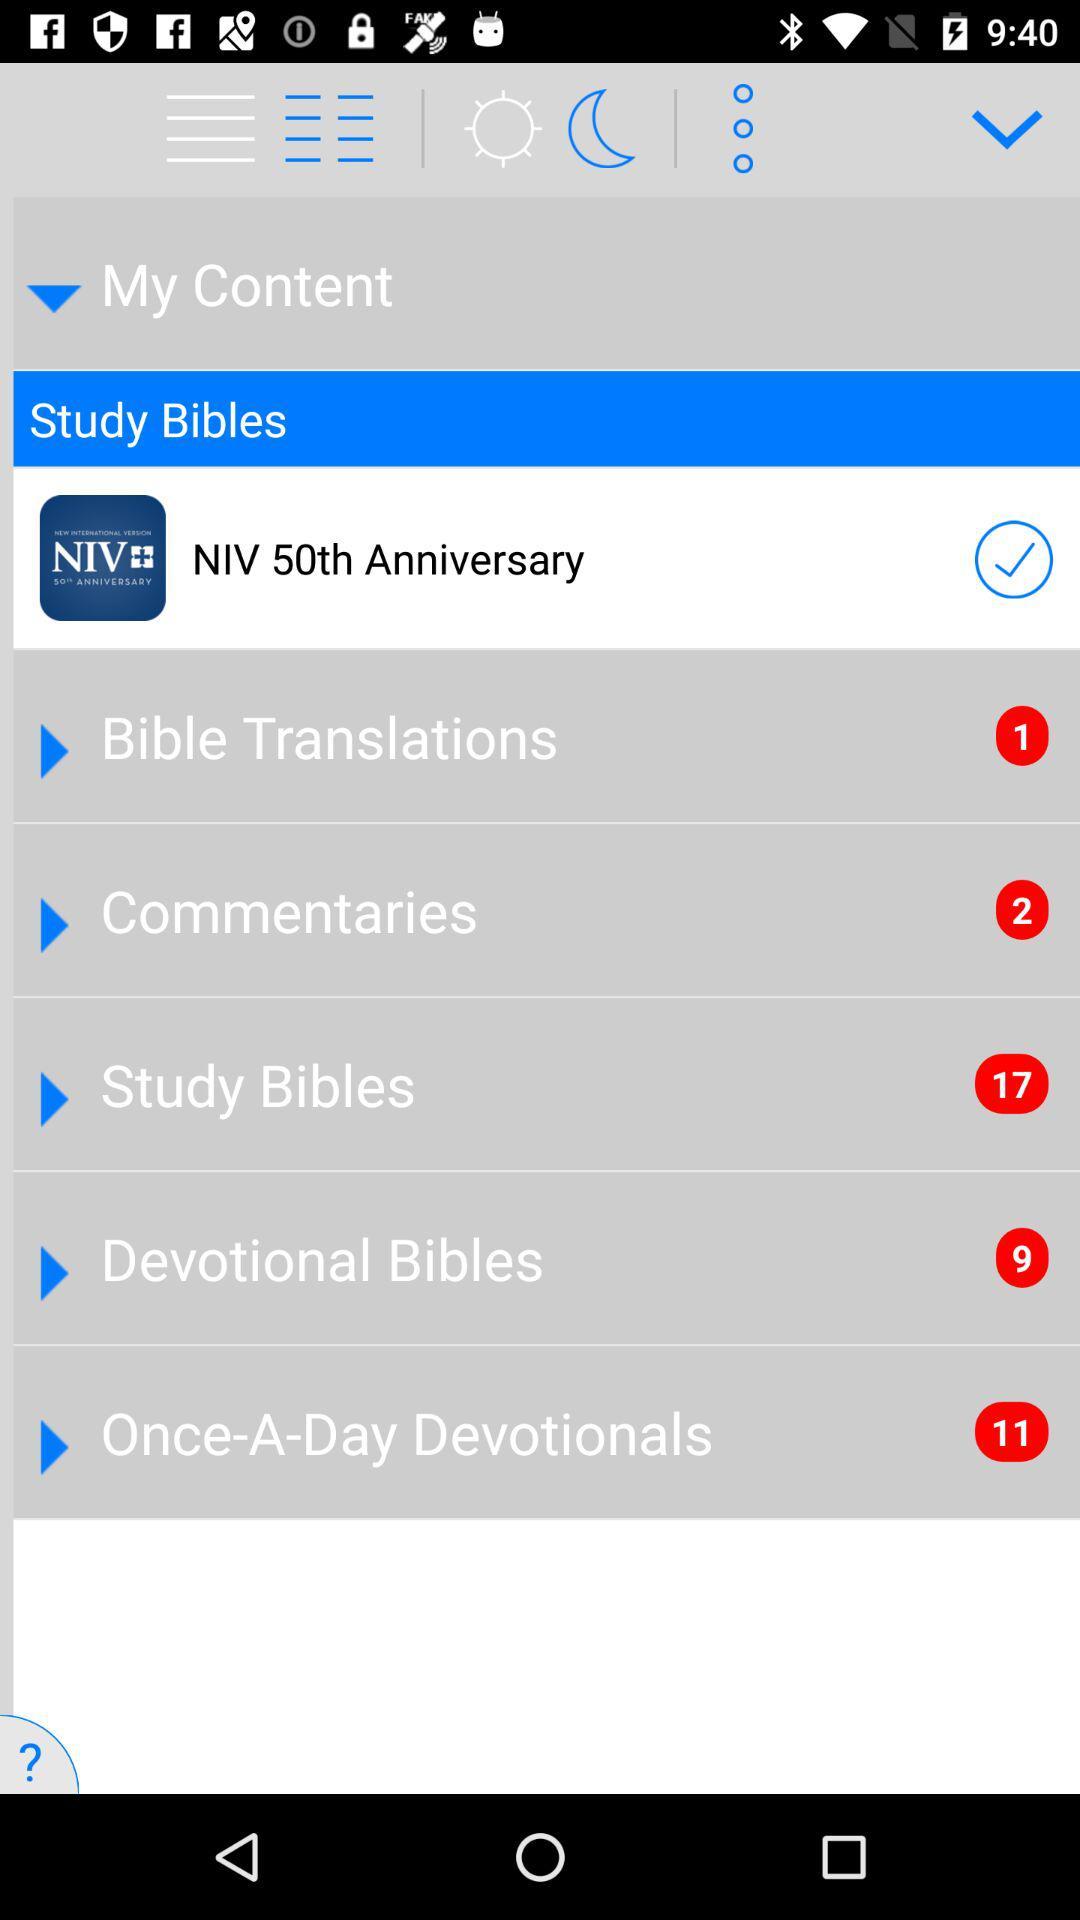 The width and height of the screenshot is (1080, 1920). What do you see at coordinates (993, 127) in the screenshot?
I see `drop down arrow in top right corner` at bounding box center [993, 127].